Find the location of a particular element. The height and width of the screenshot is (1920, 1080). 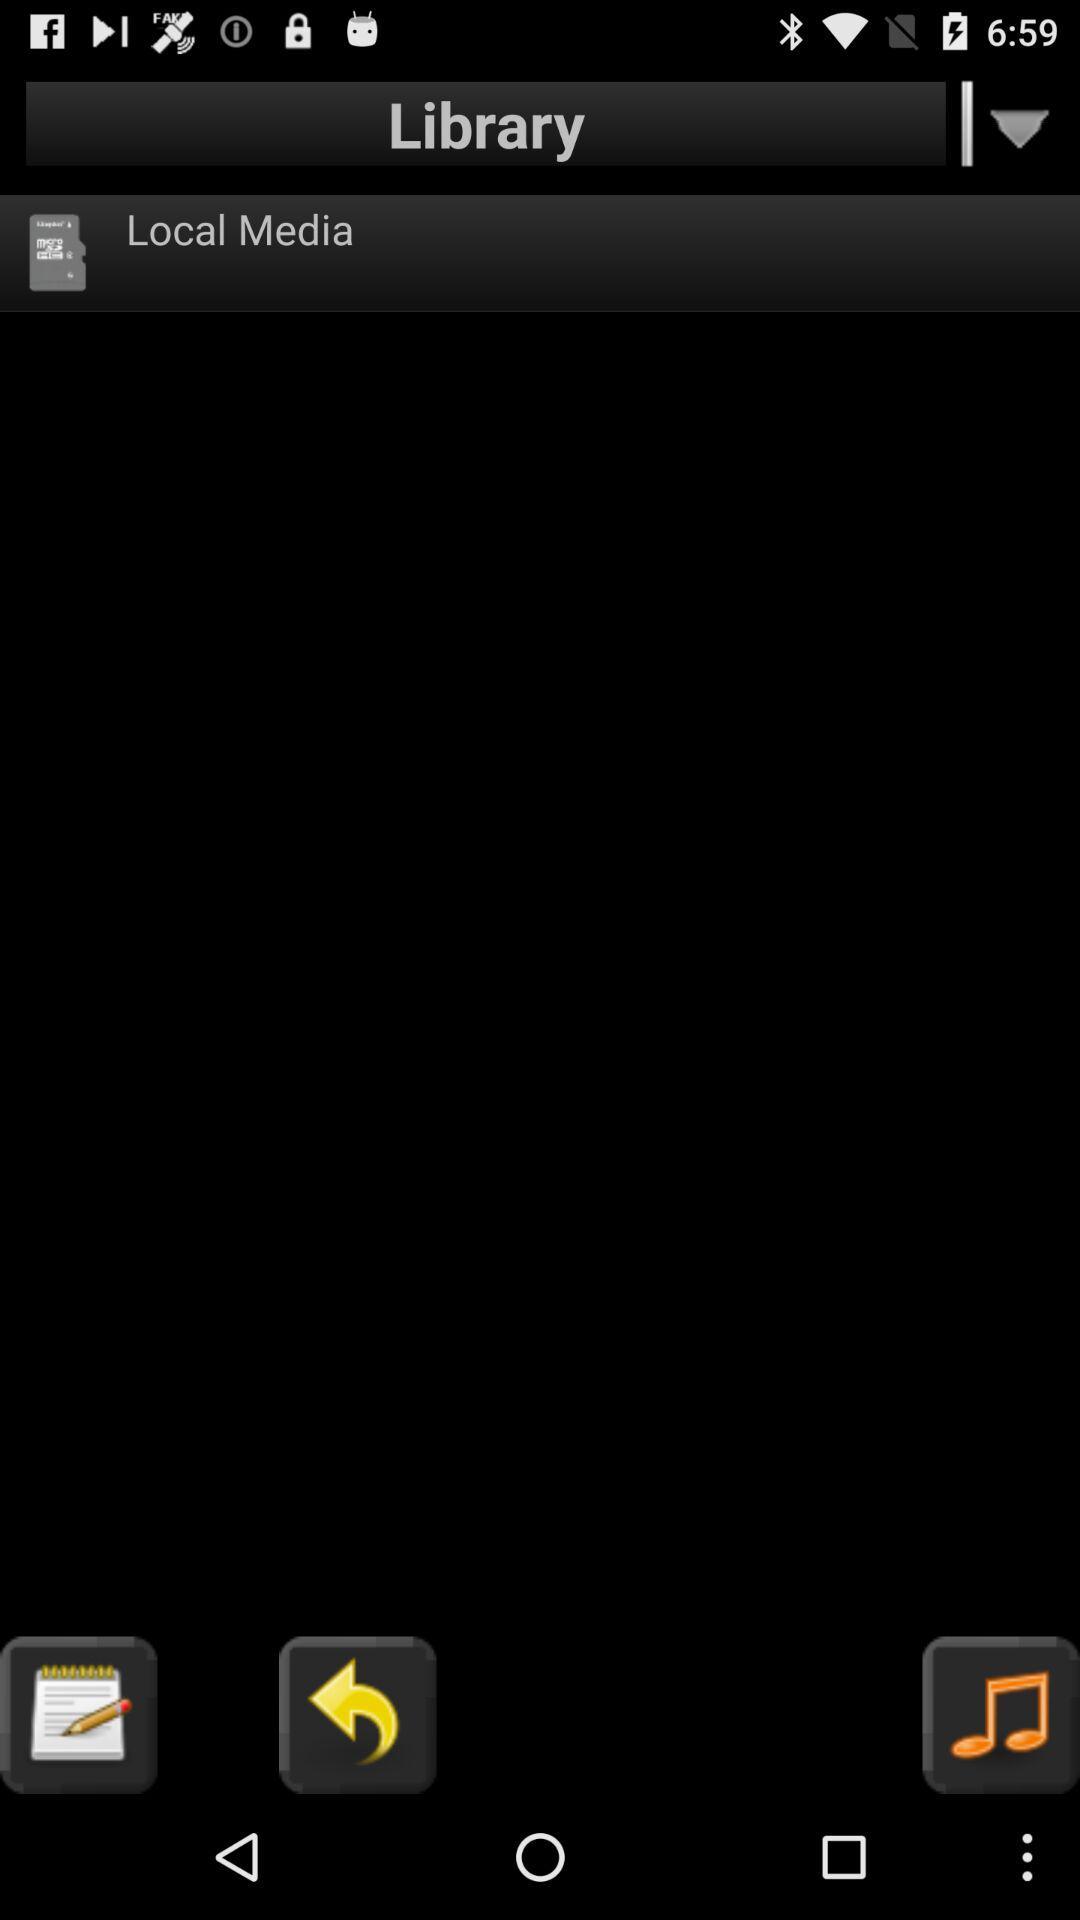

the reply icon is located at coordinates (356, 1835).